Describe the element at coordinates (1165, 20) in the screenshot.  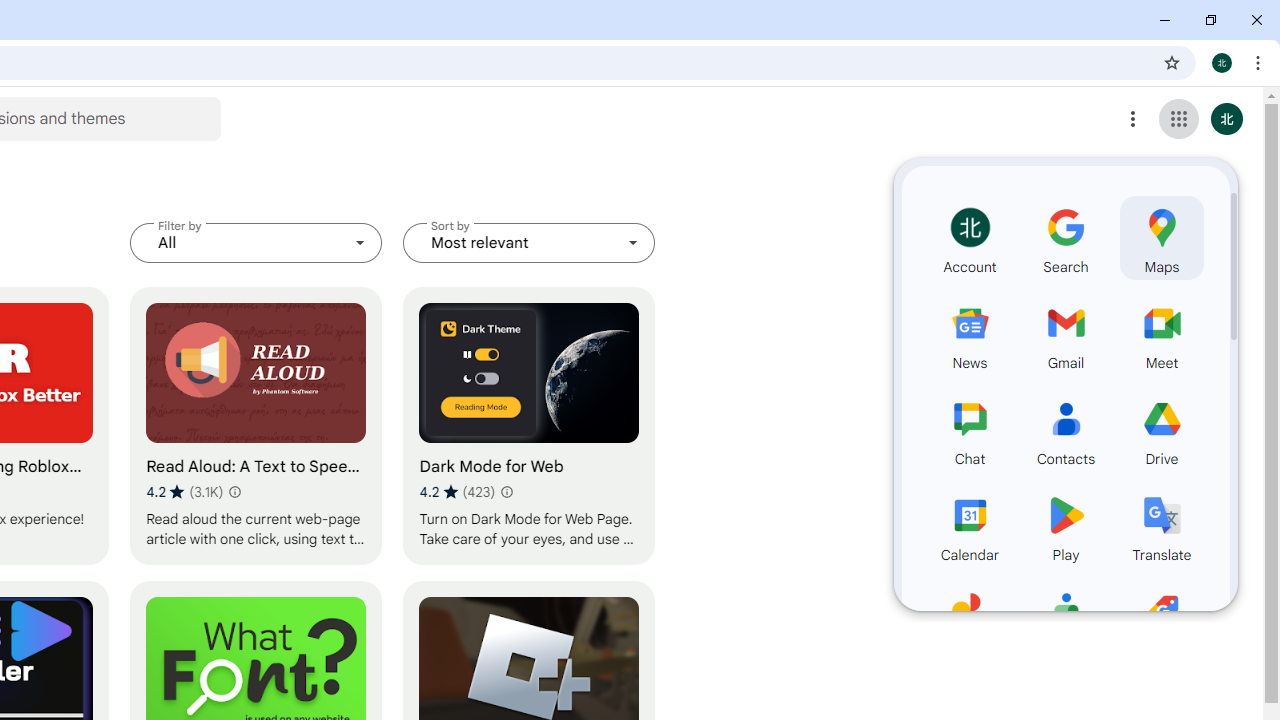
I see `'Minimize'` at that location.